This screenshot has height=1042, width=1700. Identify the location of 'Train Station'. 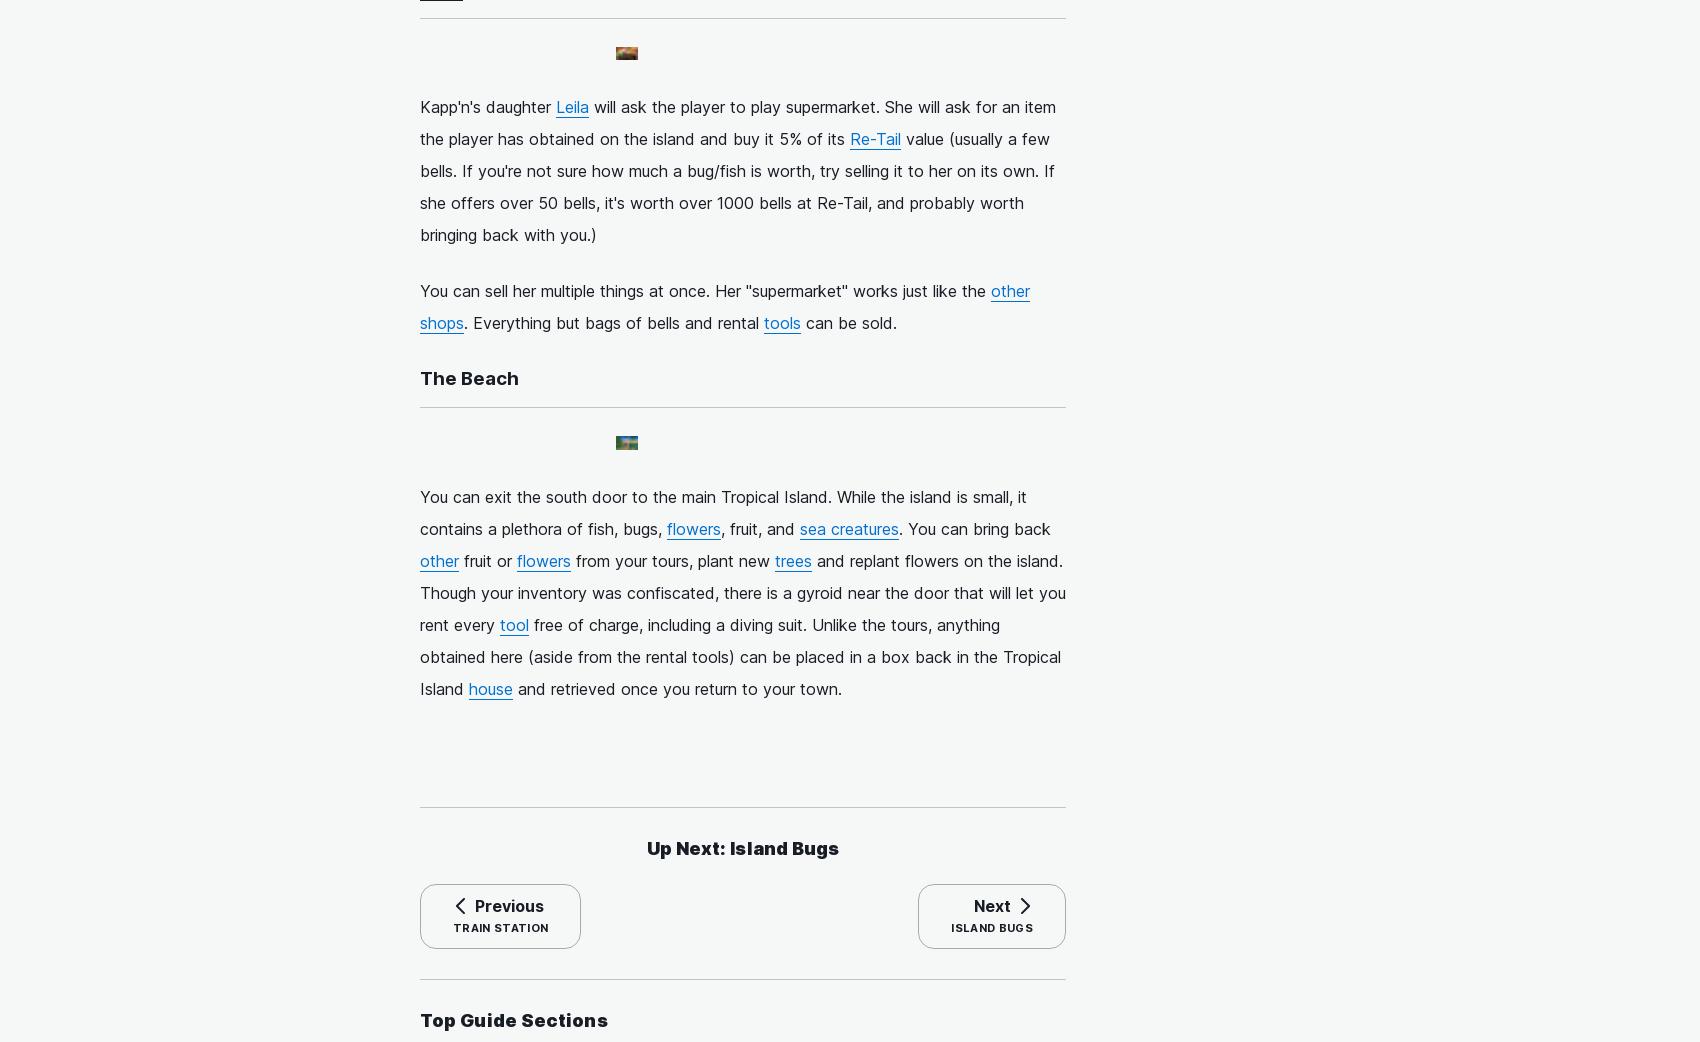
(500, 927).